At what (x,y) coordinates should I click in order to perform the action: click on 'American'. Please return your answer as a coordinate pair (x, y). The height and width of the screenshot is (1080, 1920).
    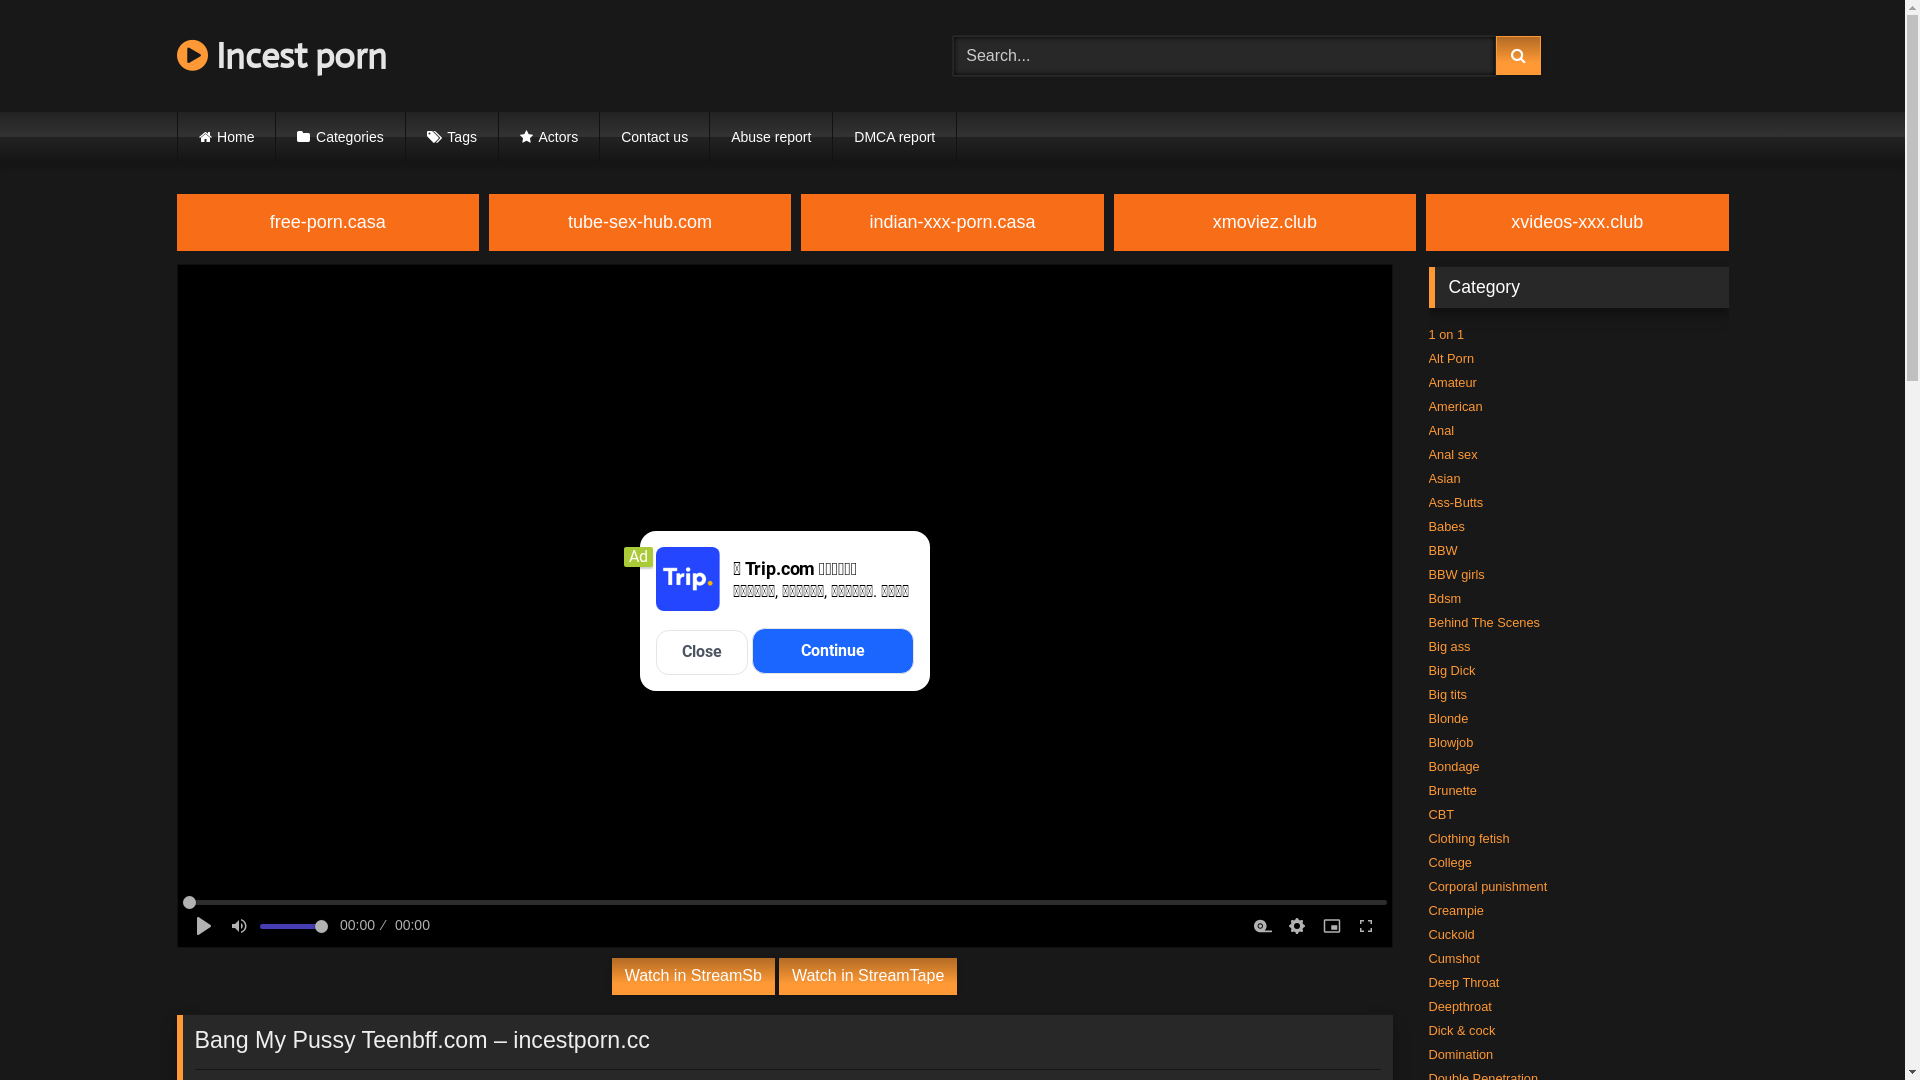
    Looking at the image, I should click on (1454, 405).